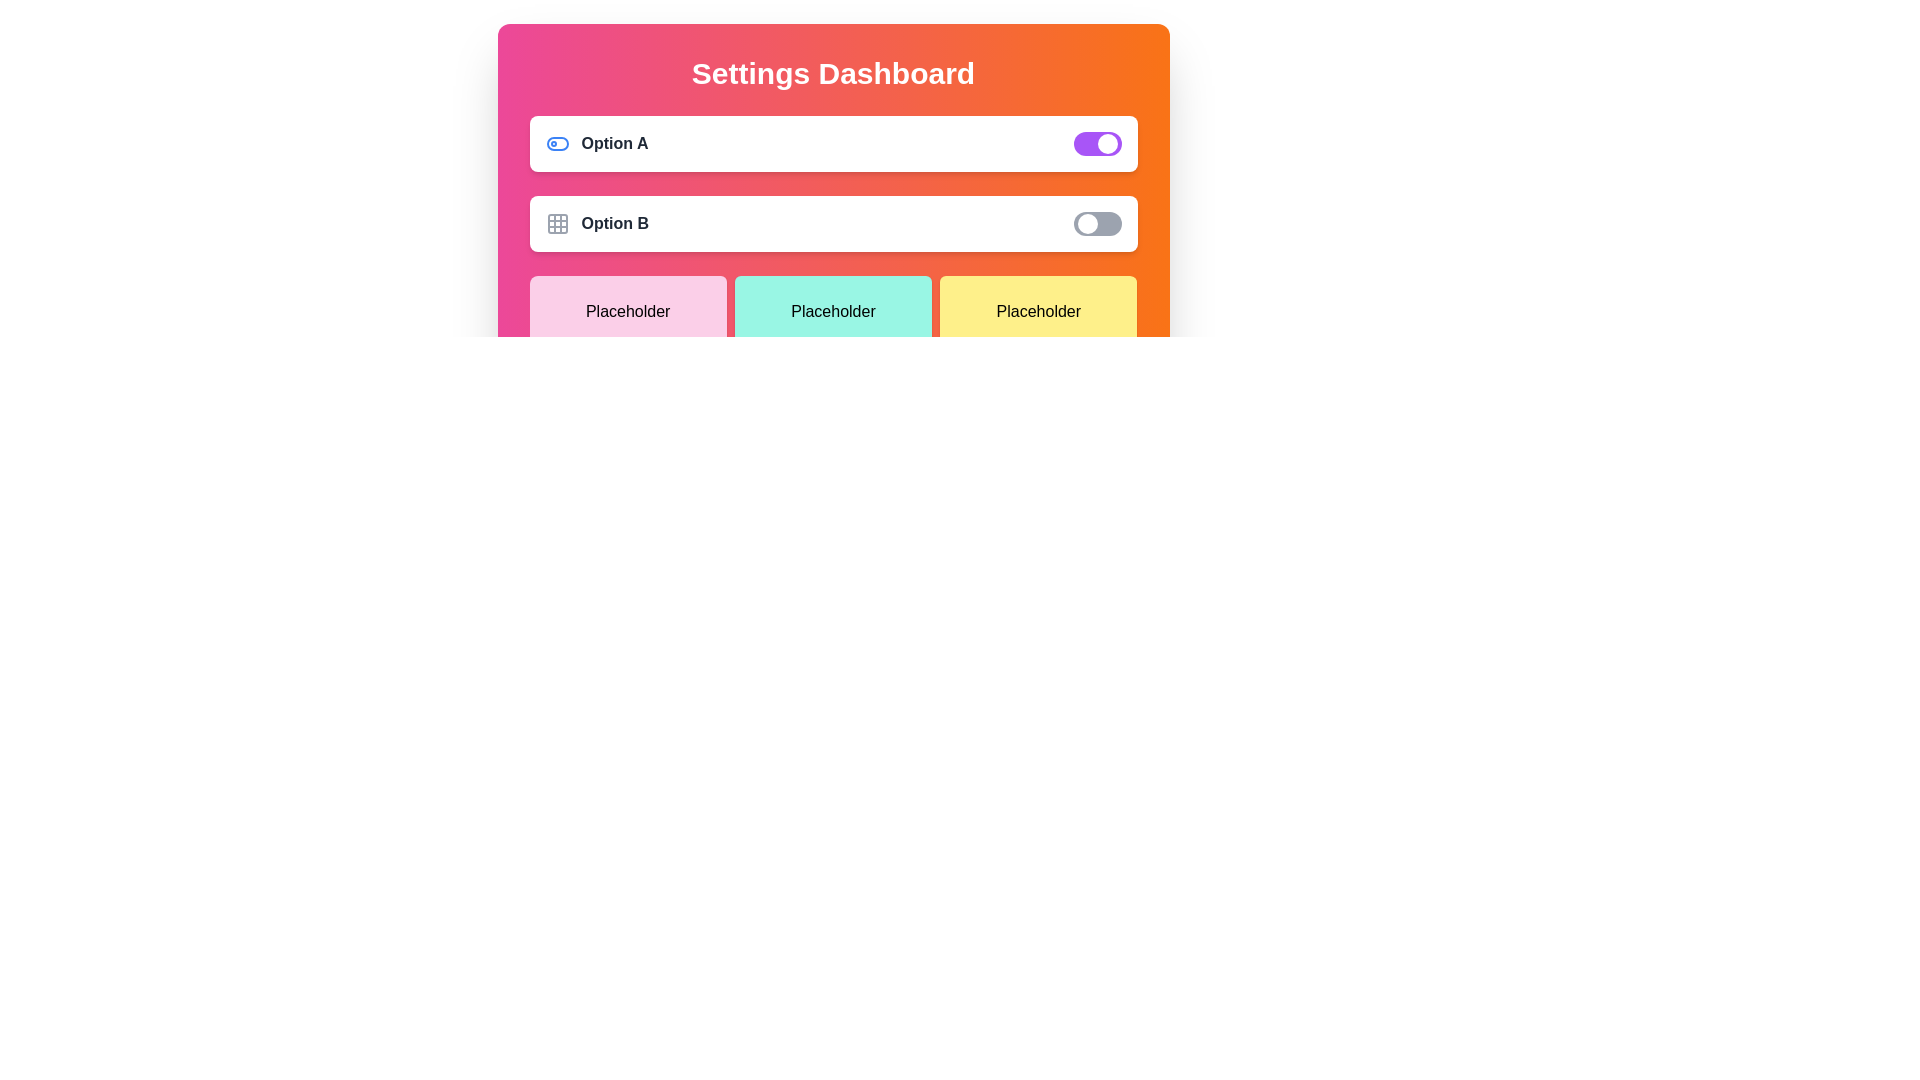  Describe the element at coordinates (557, 223) in the screenshot. I see `the rounded rectangle in the top-left corner of the grid-like icon structure, which is part of a larger icon and has a dimension of 18x18 units` at that location.